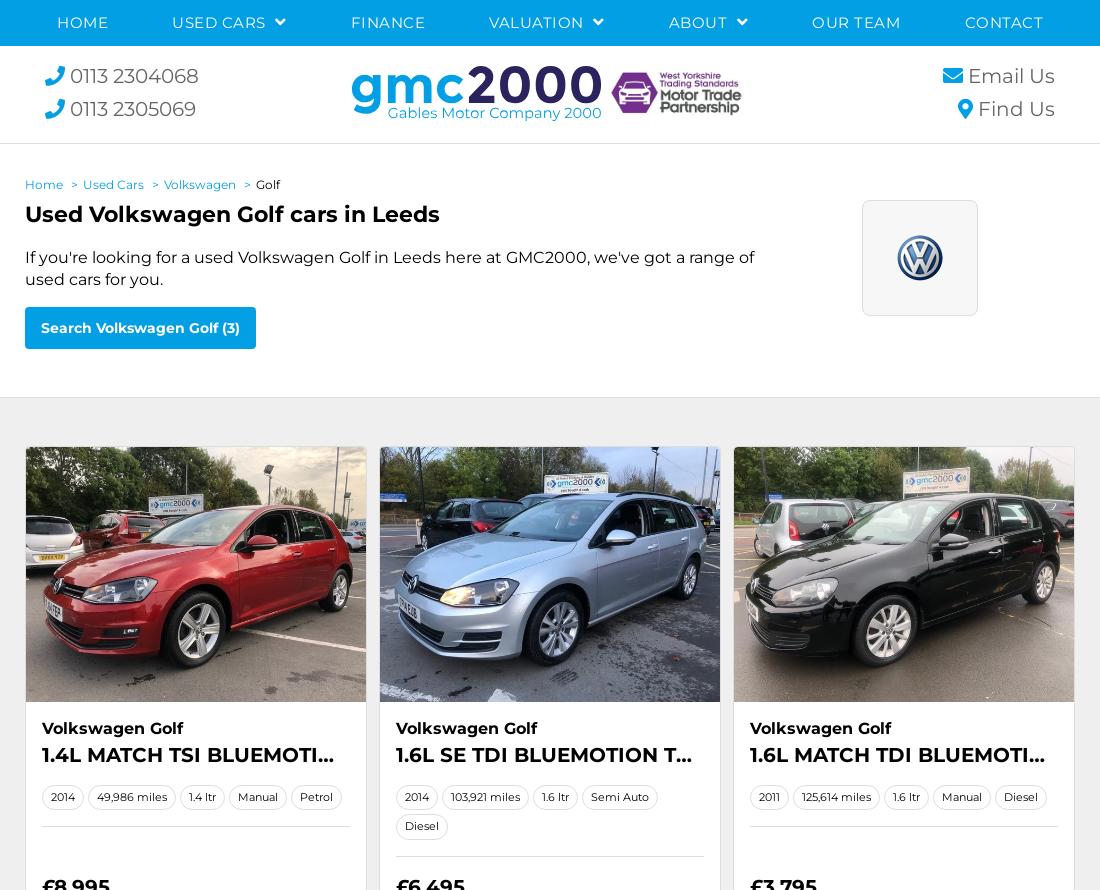  Describe the element at coordinates (618, 796) in the screenshot. I see `'Semi Auto'` at that location.